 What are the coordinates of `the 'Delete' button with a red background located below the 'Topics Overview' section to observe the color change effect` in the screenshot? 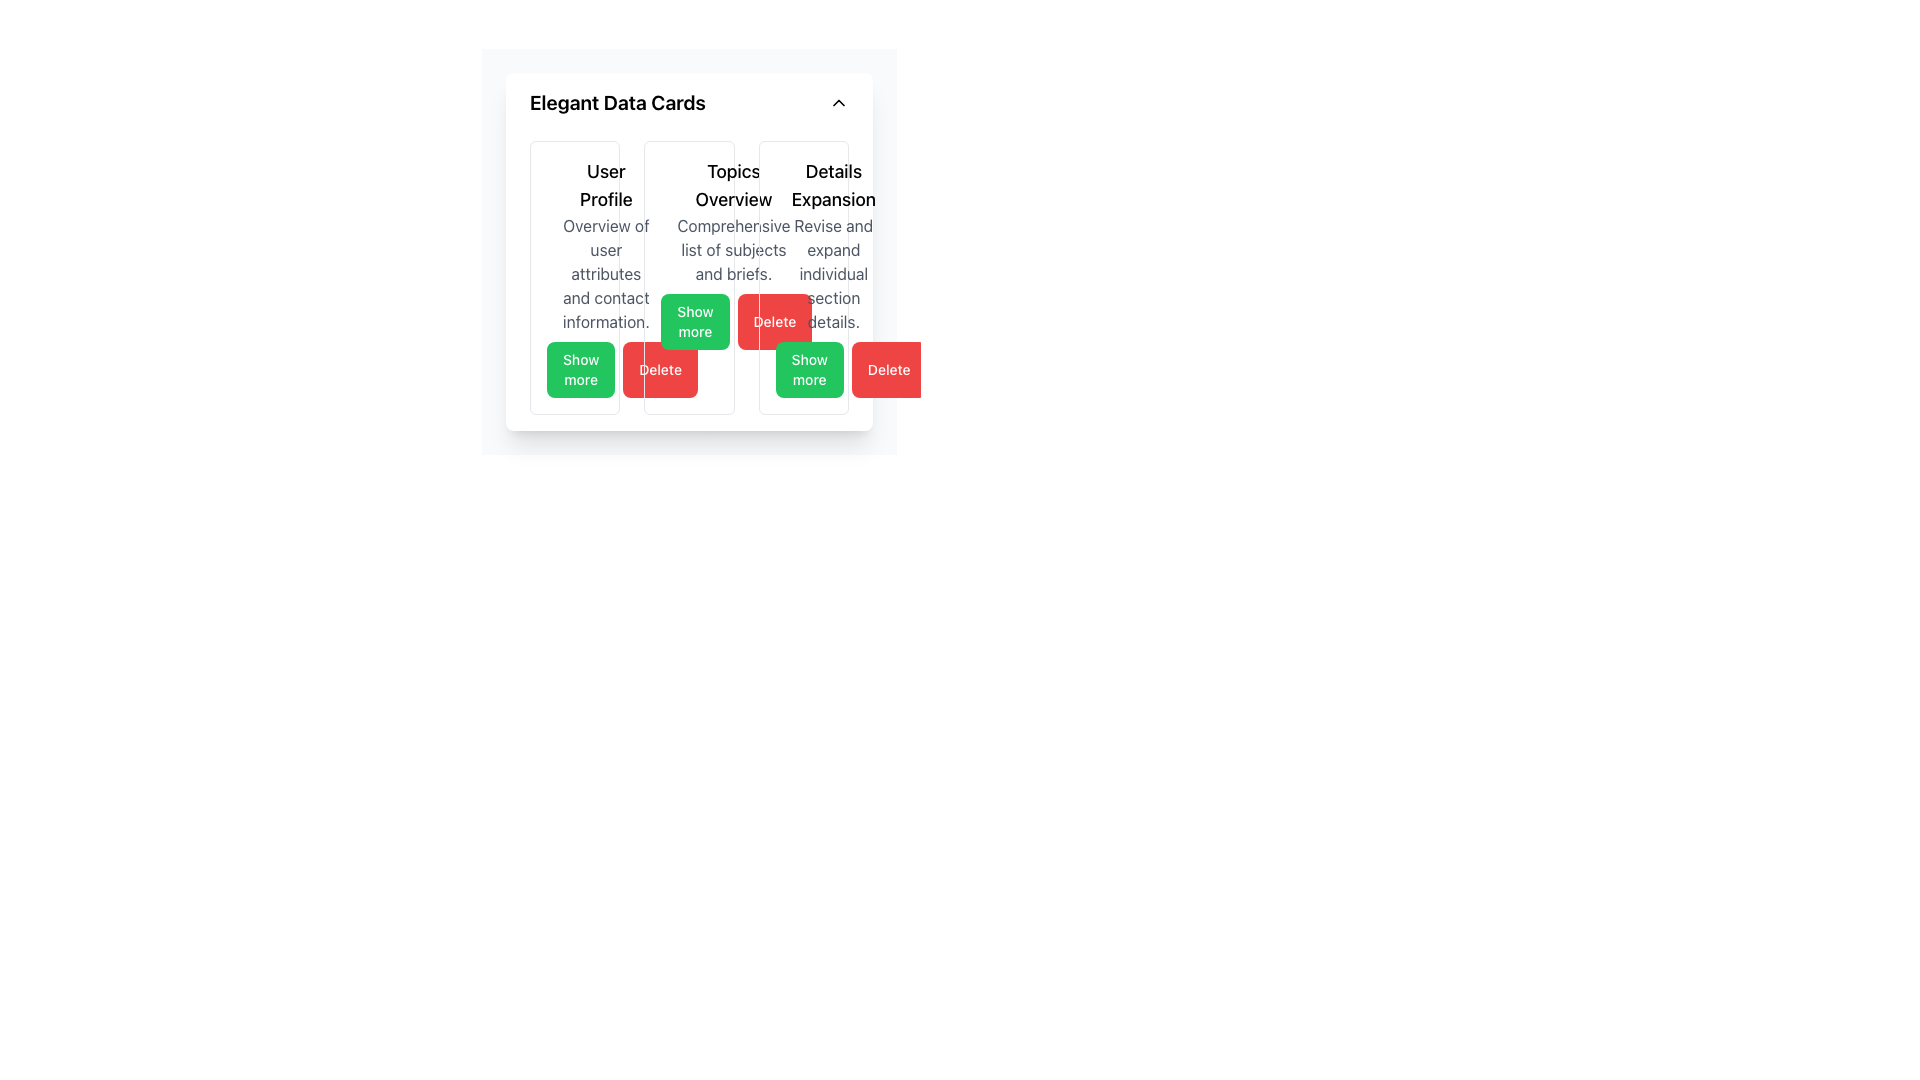 It's located at (773, 320).